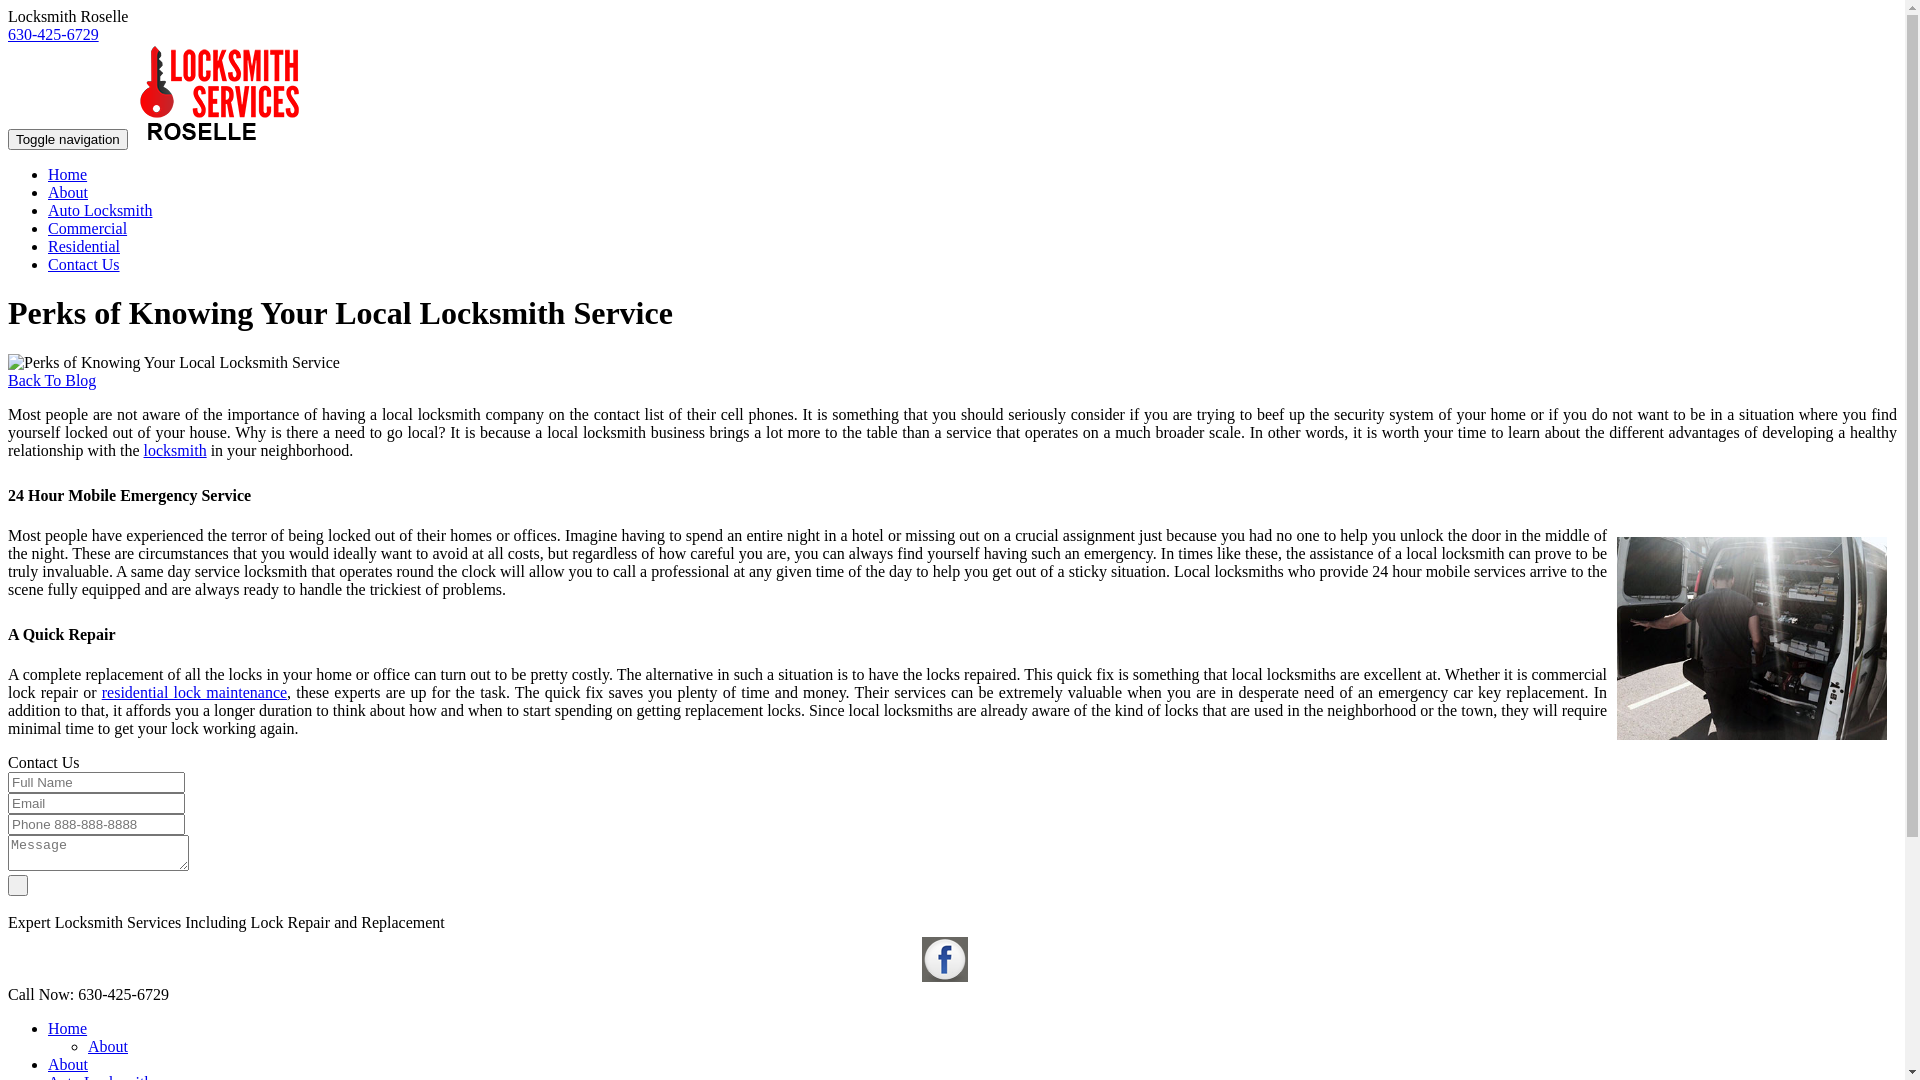 This screenshot has width=1920, height=1080. What do you see at coordinates (53, 34) in the screenshot?
I see `'630-425-6729'` at bounding box center [53, 34].